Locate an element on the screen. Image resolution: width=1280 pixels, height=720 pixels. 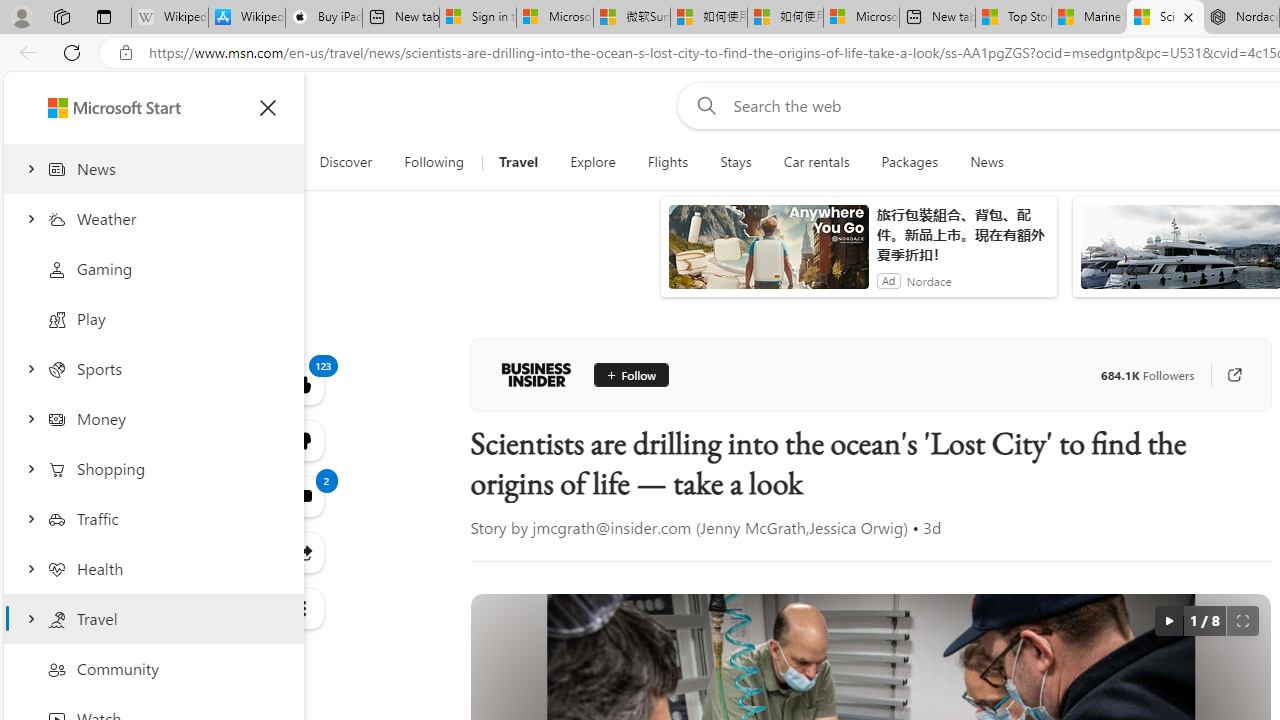
'Go to publisher' is located at coordinates (1233, 375).